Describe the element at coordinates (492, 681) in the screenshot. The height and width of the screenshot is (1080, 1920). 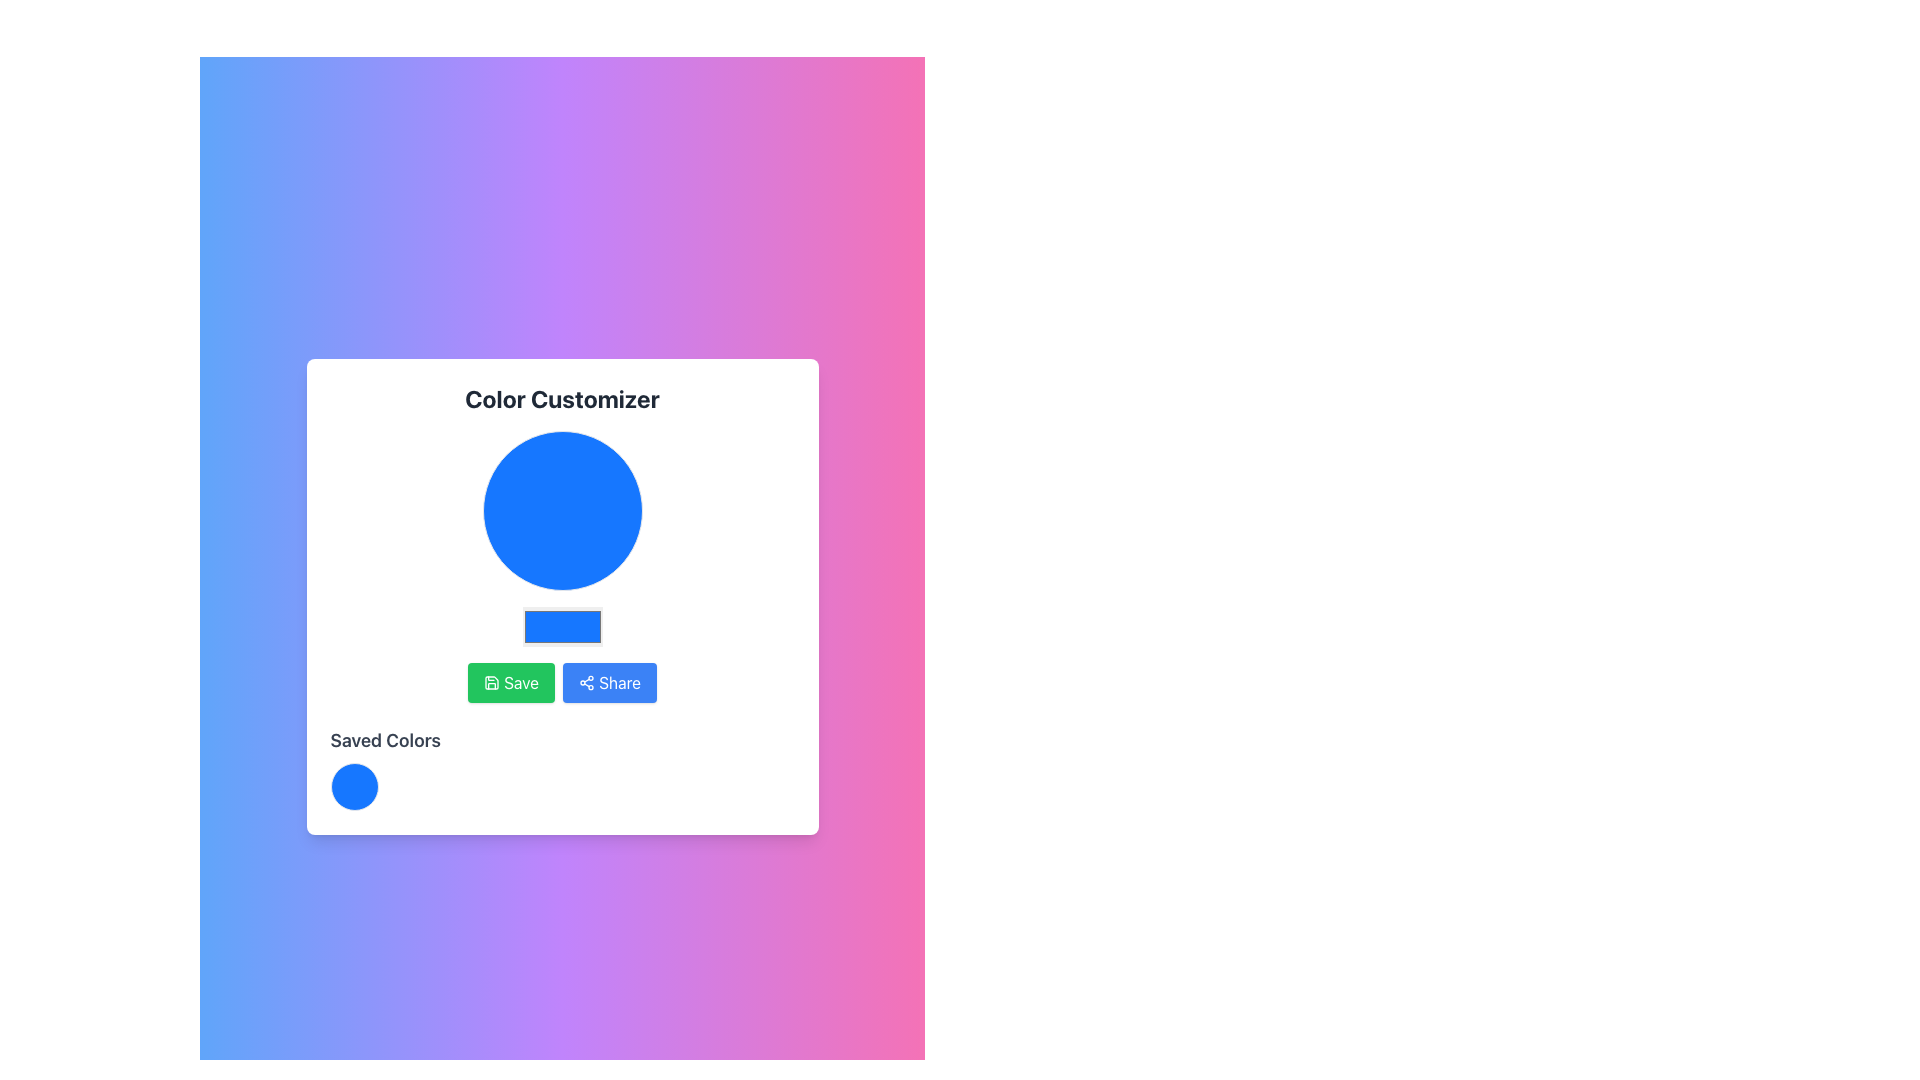
I see `the 'Save' icon located on the green button at the bottom left of the interface card` at that location.